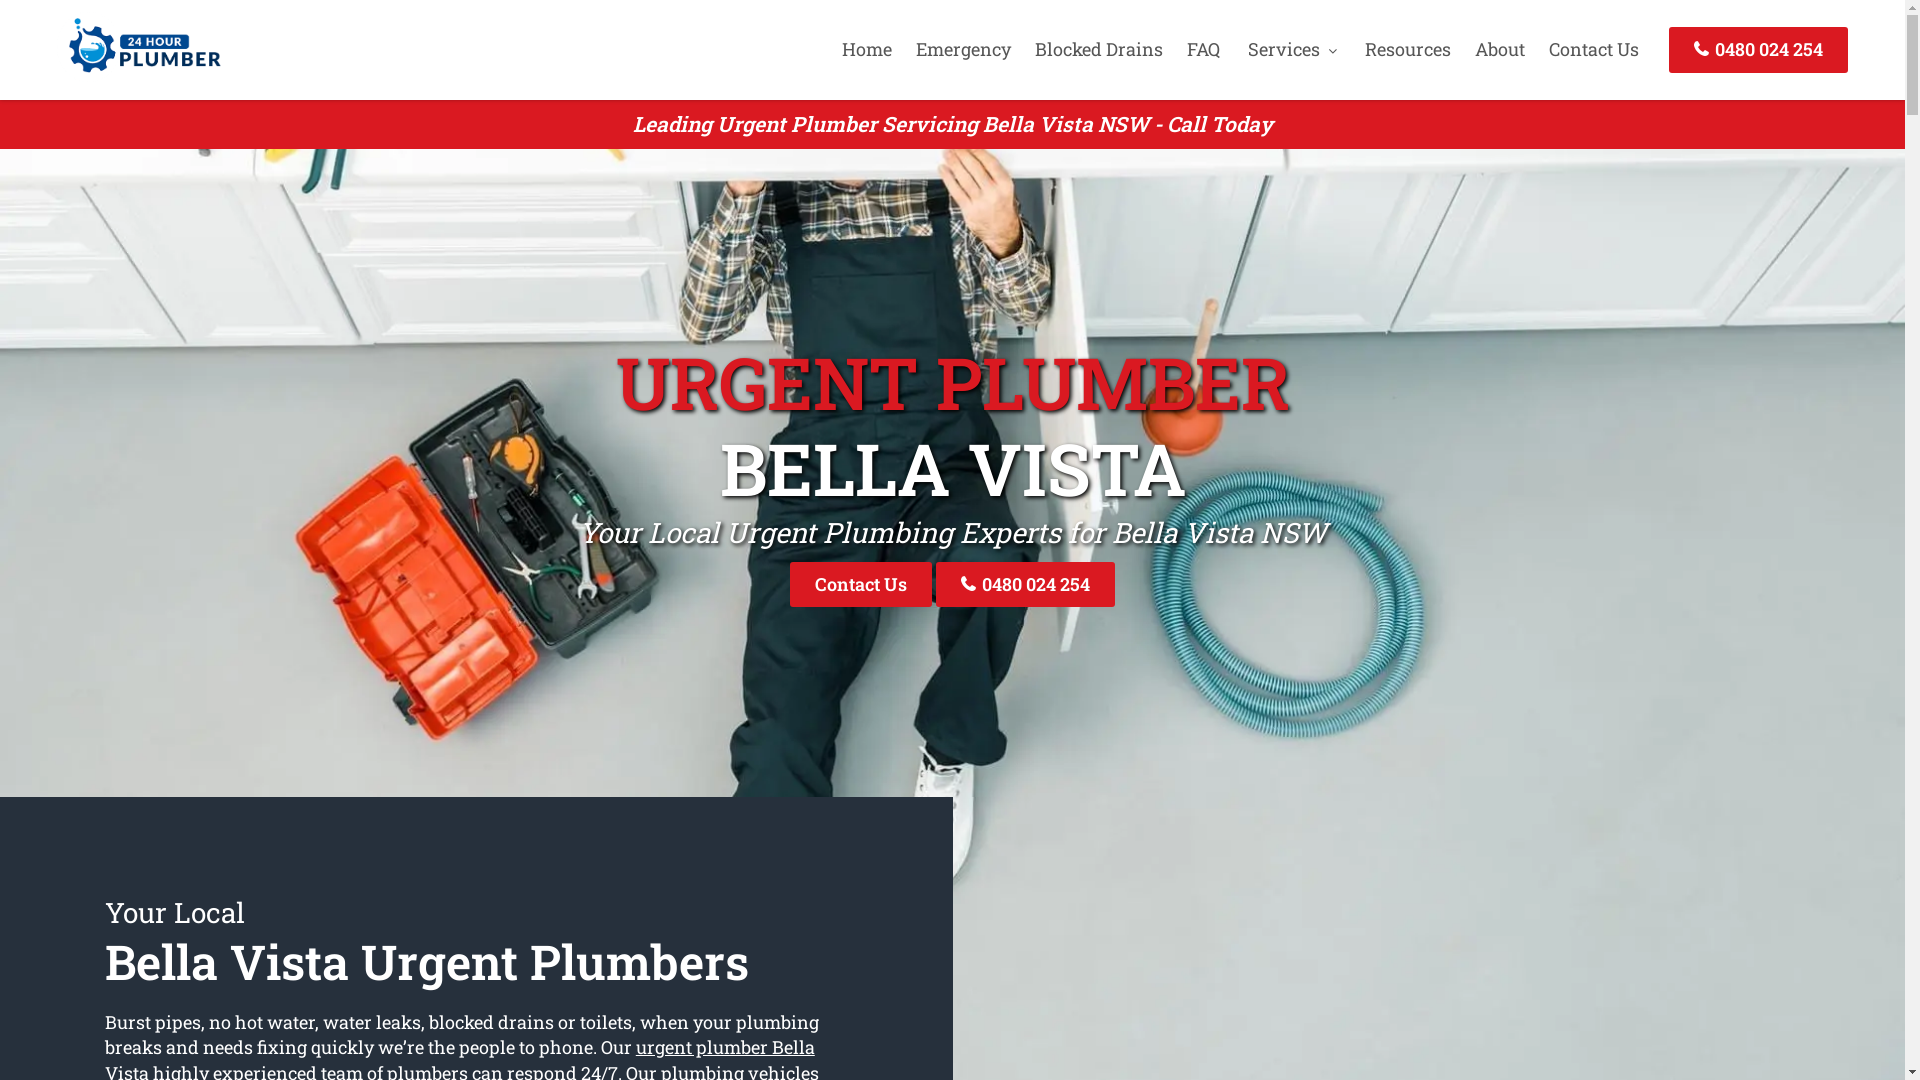  Describe the element at coordinates (1202, 48) in the screenshot. I see `'FAQ'` at that location.